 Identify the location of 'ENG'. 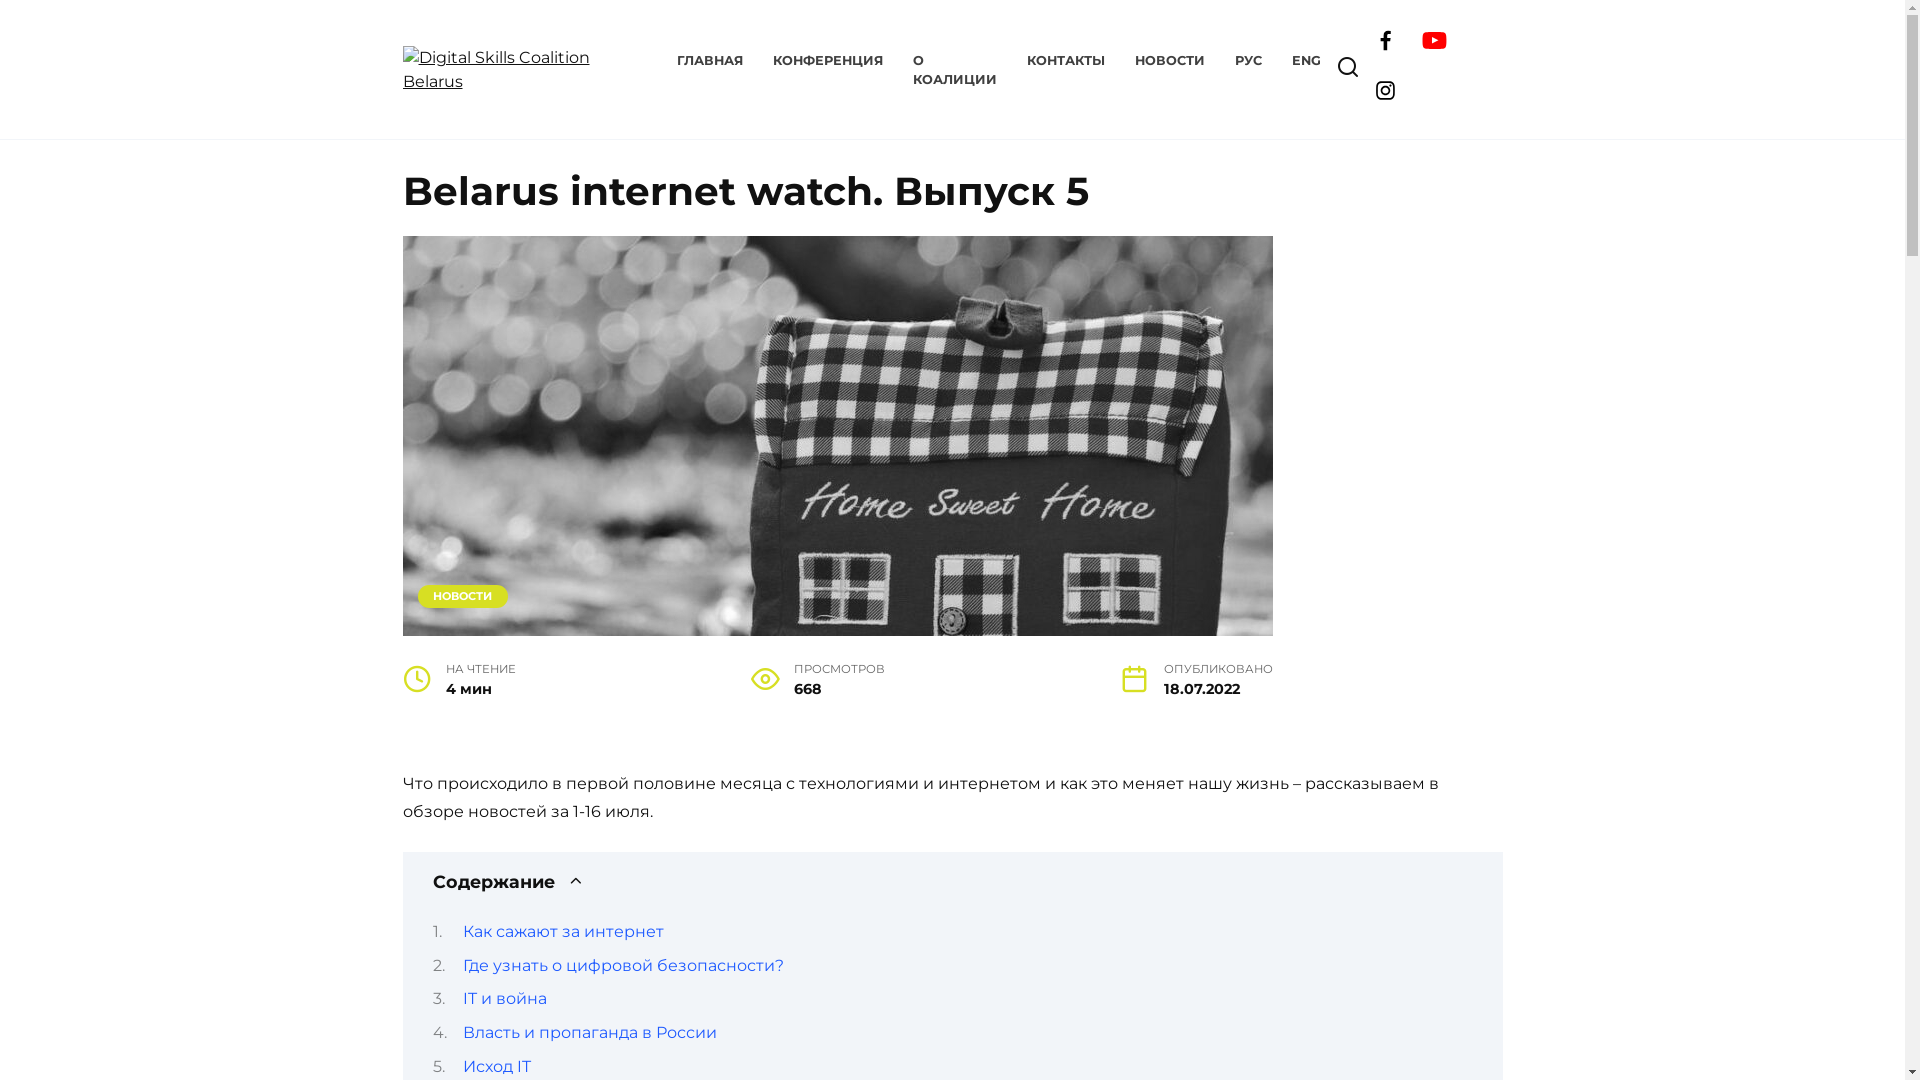
(1306, 59).